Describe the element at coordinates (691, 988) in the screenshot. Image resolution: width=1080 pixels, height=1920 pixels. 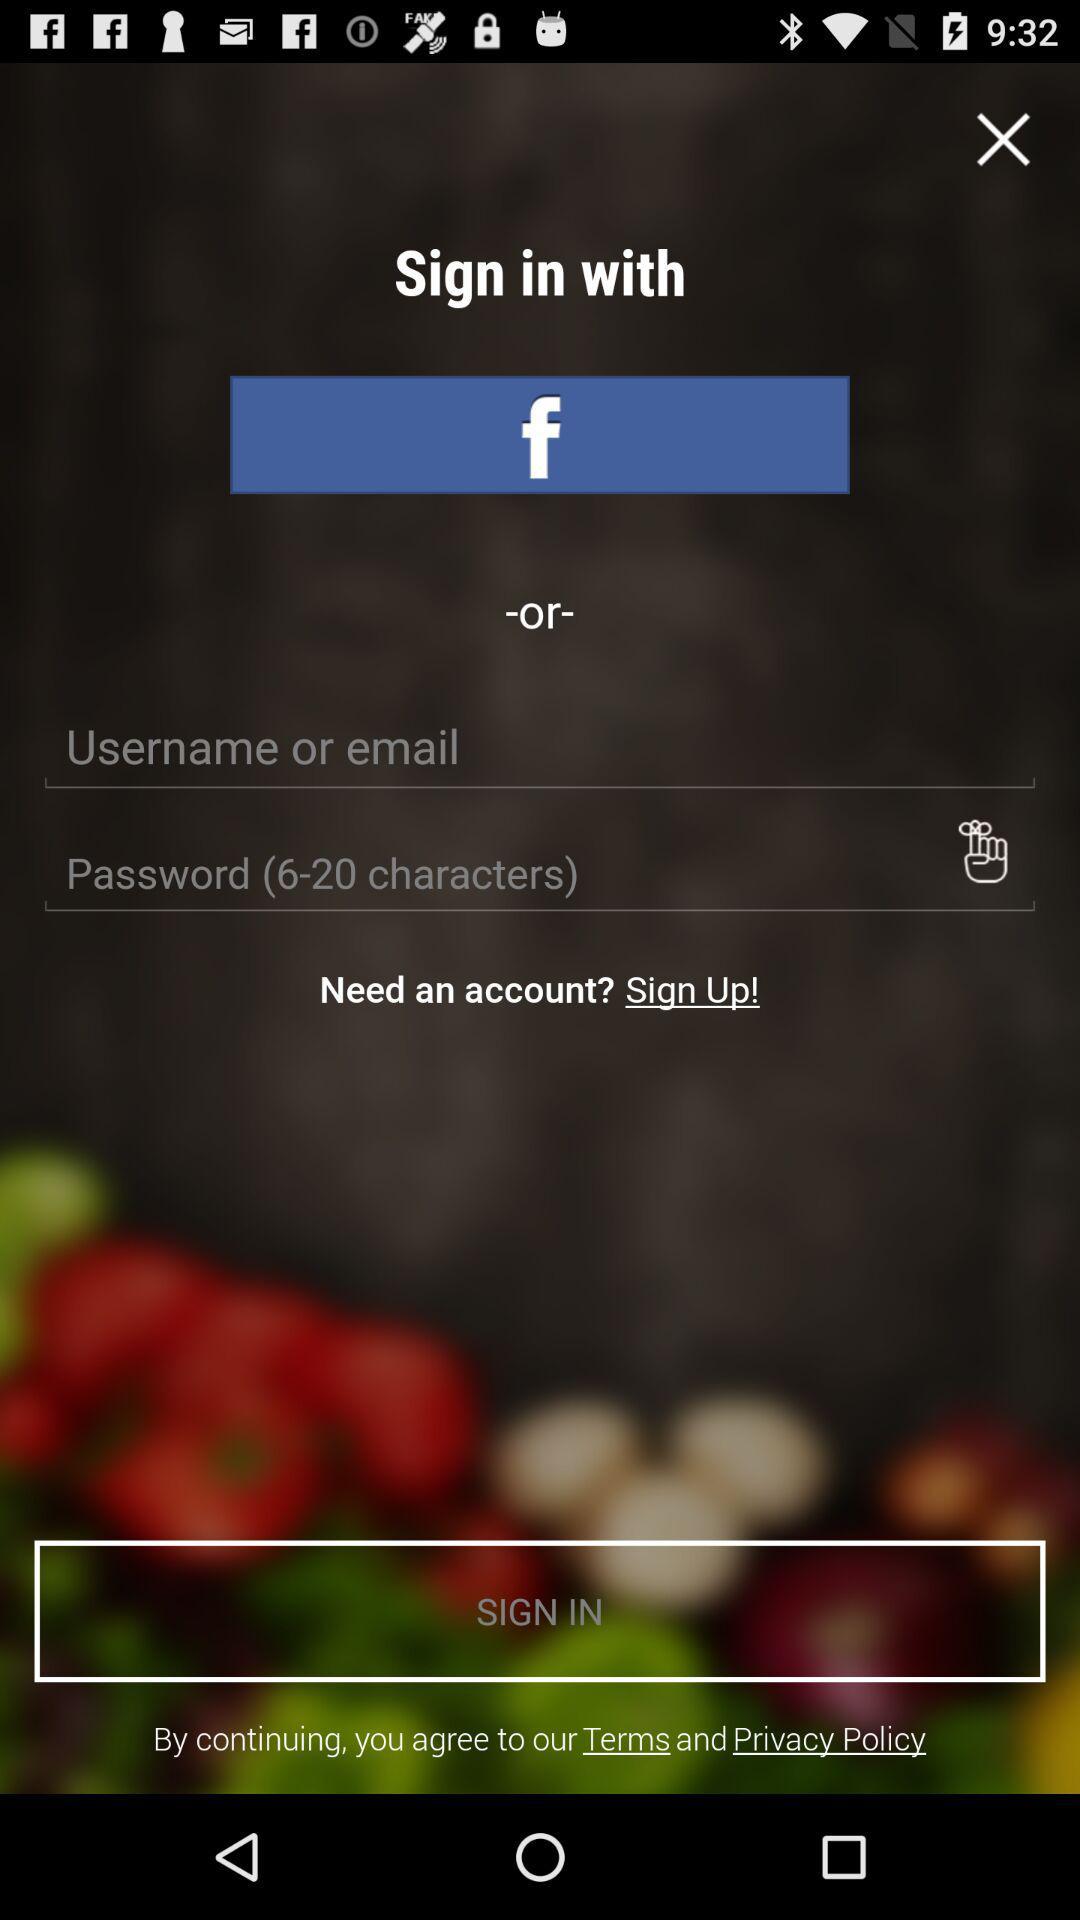
I see `item to the right of need an account? item` at that location.